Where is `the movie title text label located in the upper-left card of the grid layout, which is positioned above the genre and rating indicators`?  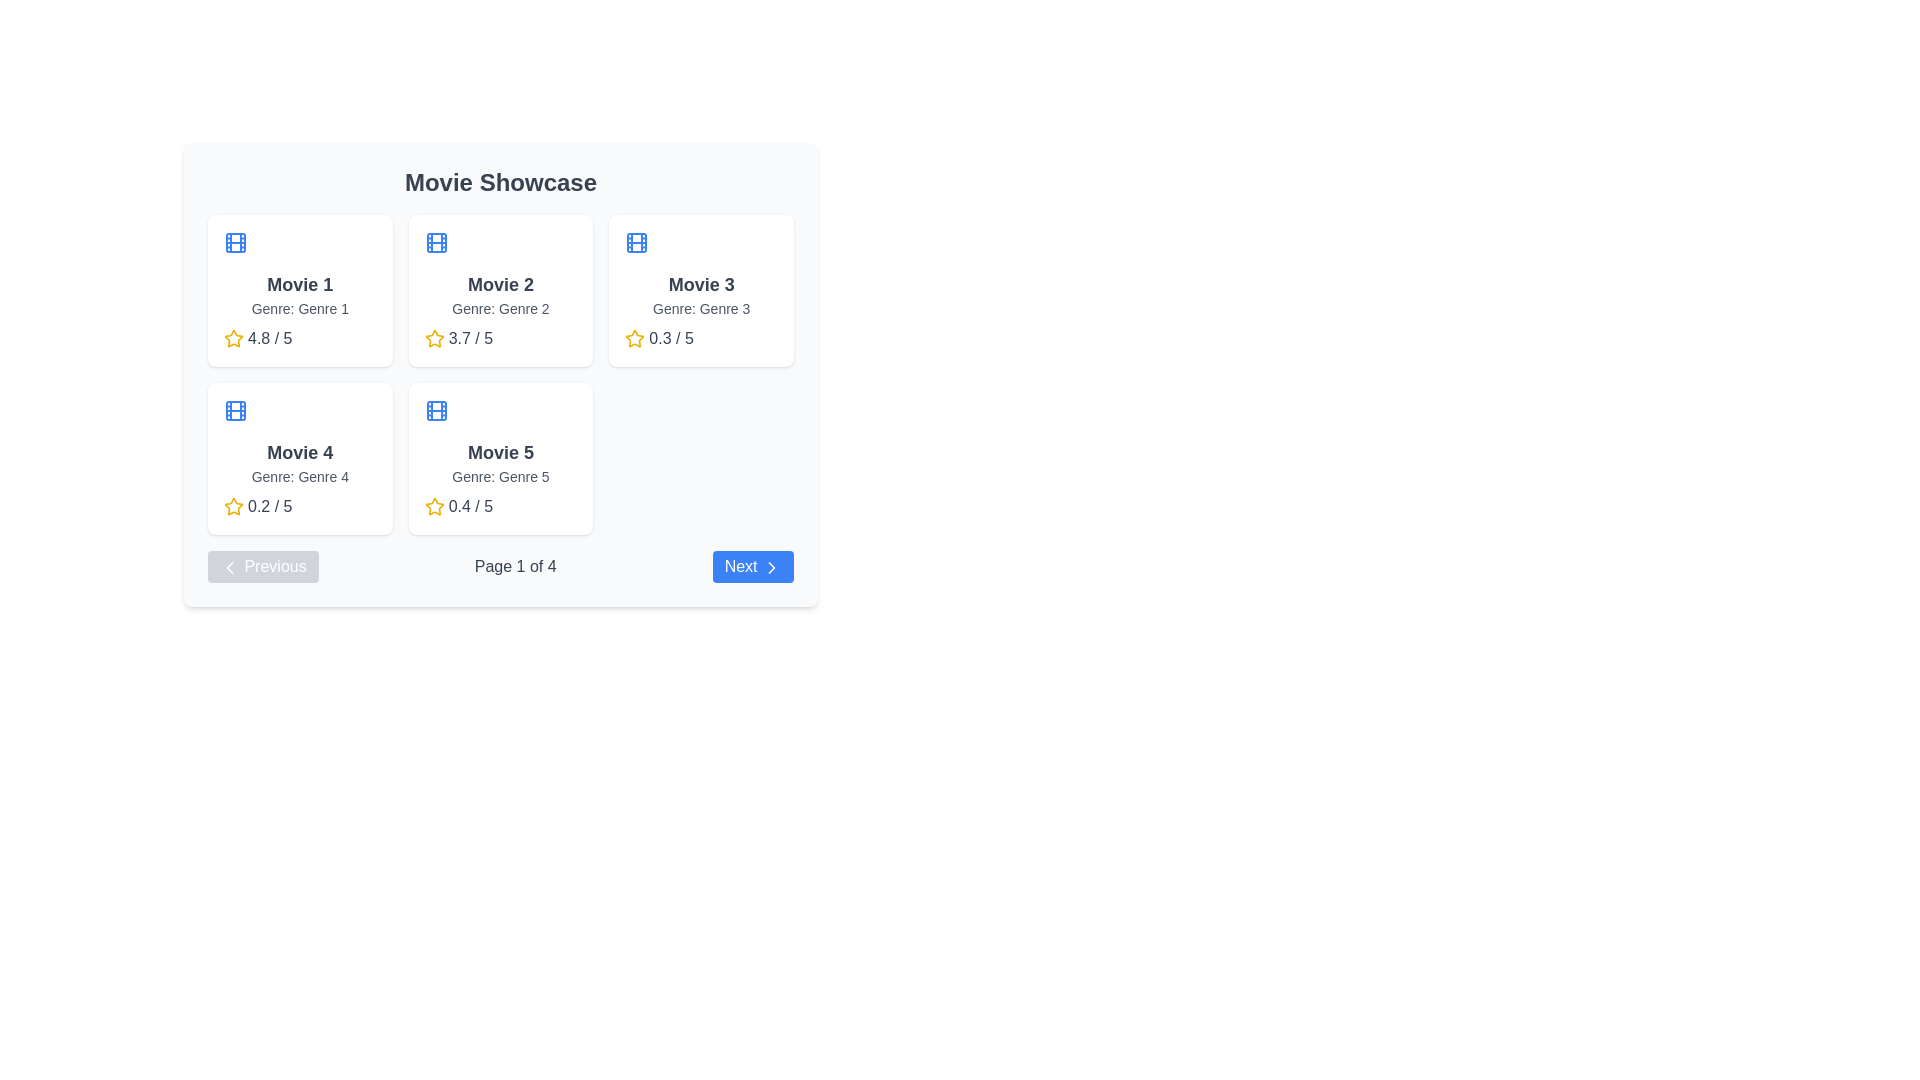
the movie title text label located in the upper-left card of the grid layout, which is positioned above the genre and rating indicators is located at coordinates (299, 285).